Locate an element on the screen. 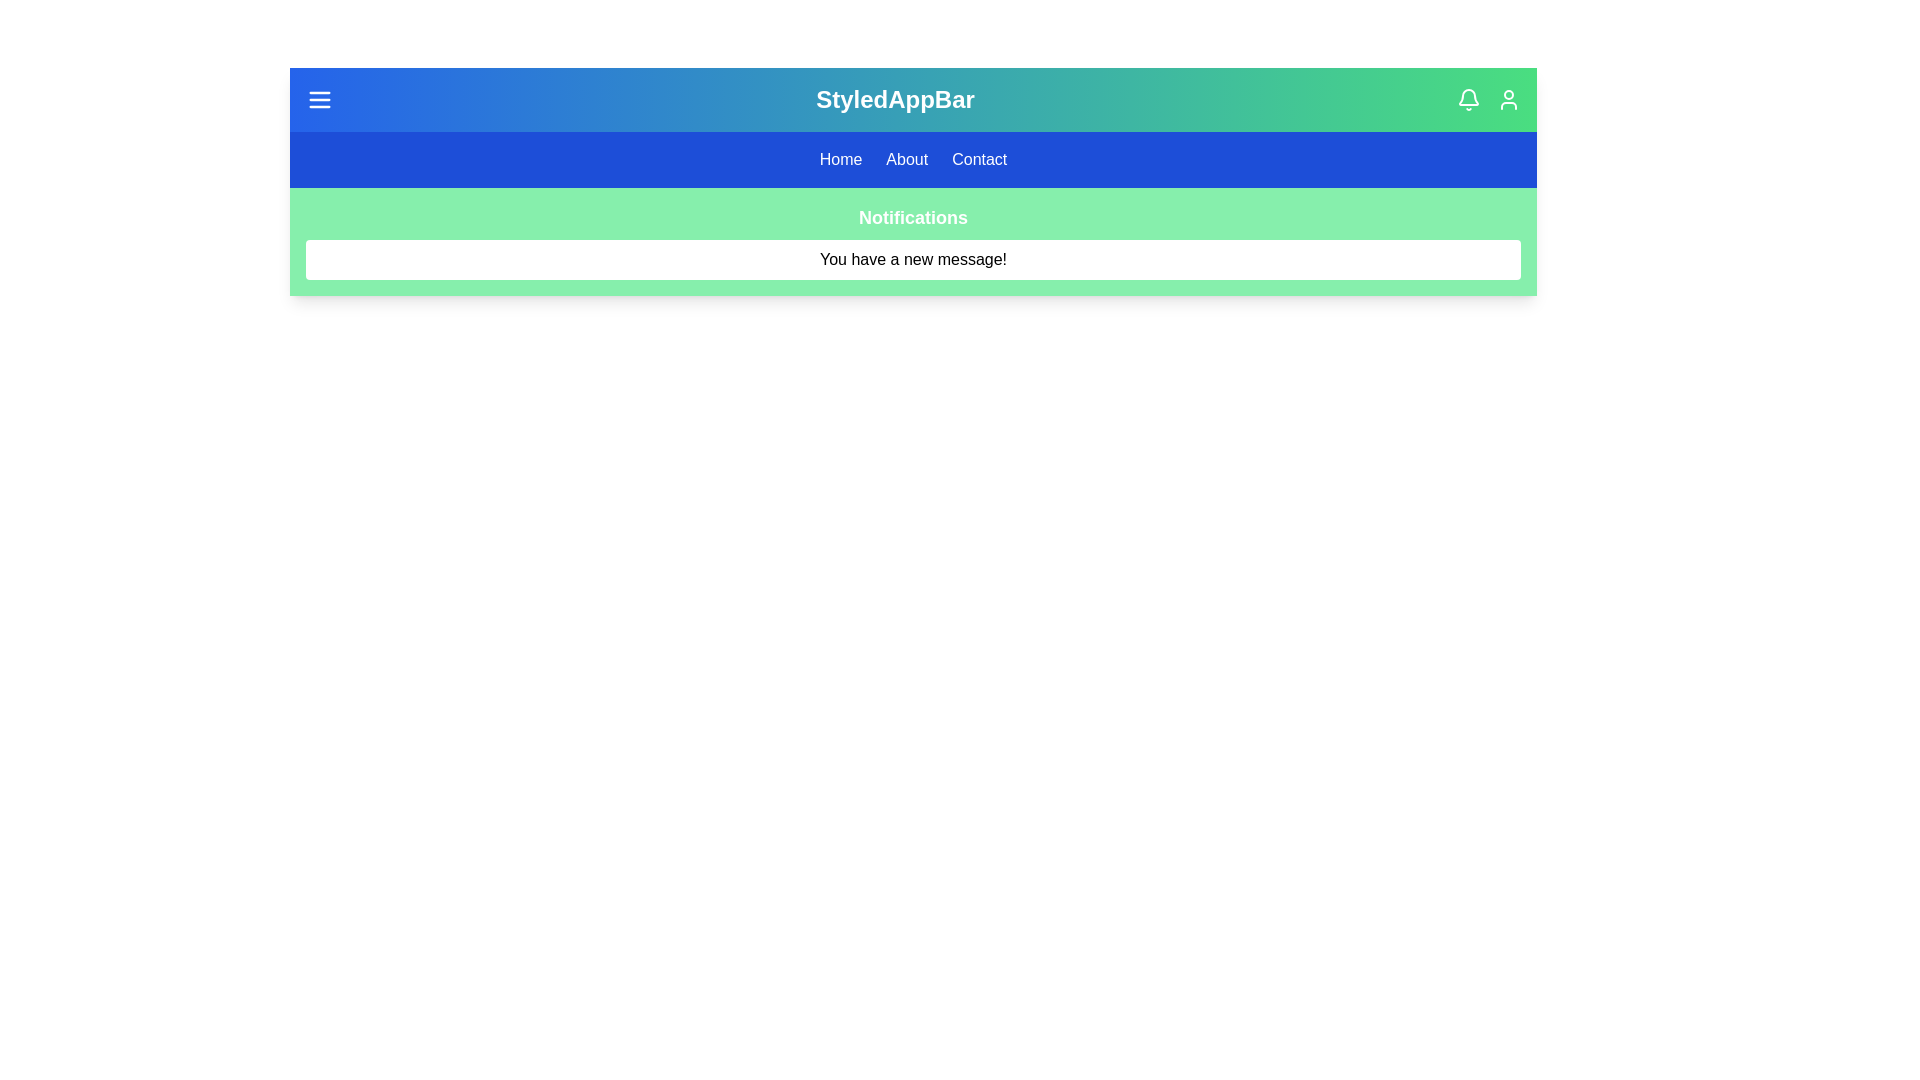  the 'StyledAppBar' text label in the navigation bar is located at coordinates (894, 100).